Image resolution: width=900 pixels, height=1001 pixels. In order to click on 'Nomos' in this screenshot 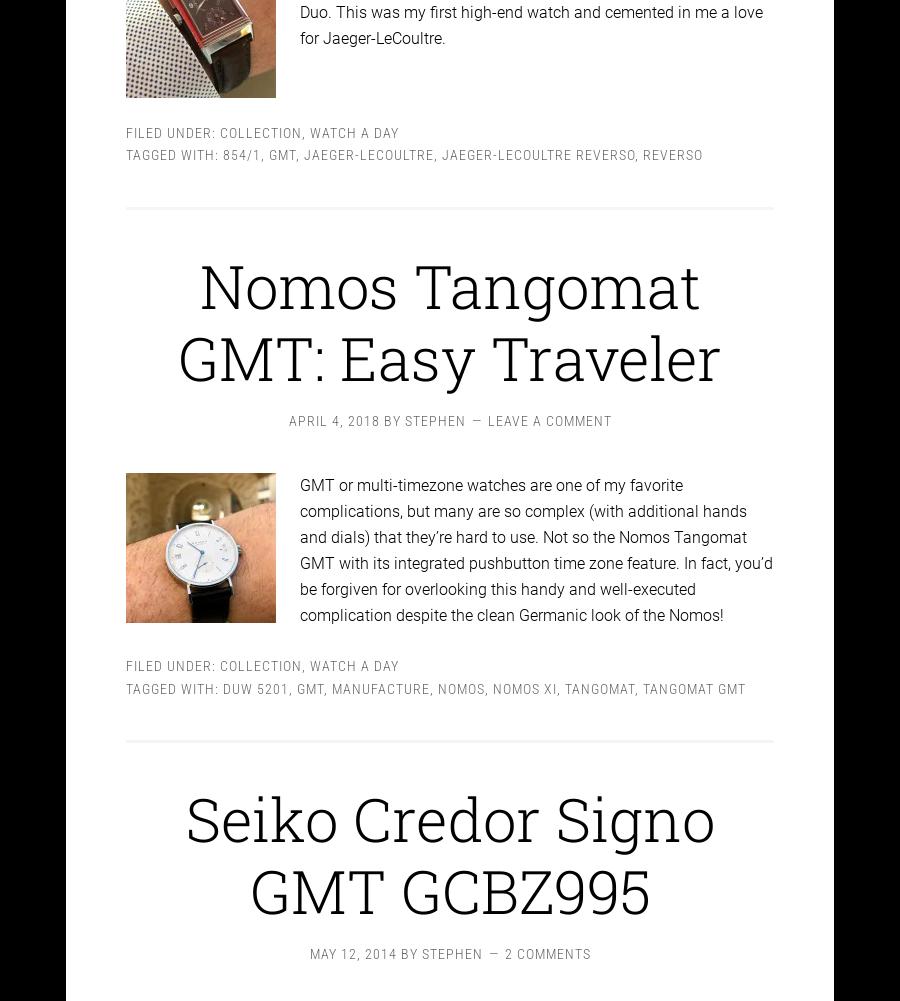, I will do `click(460, 669)`.